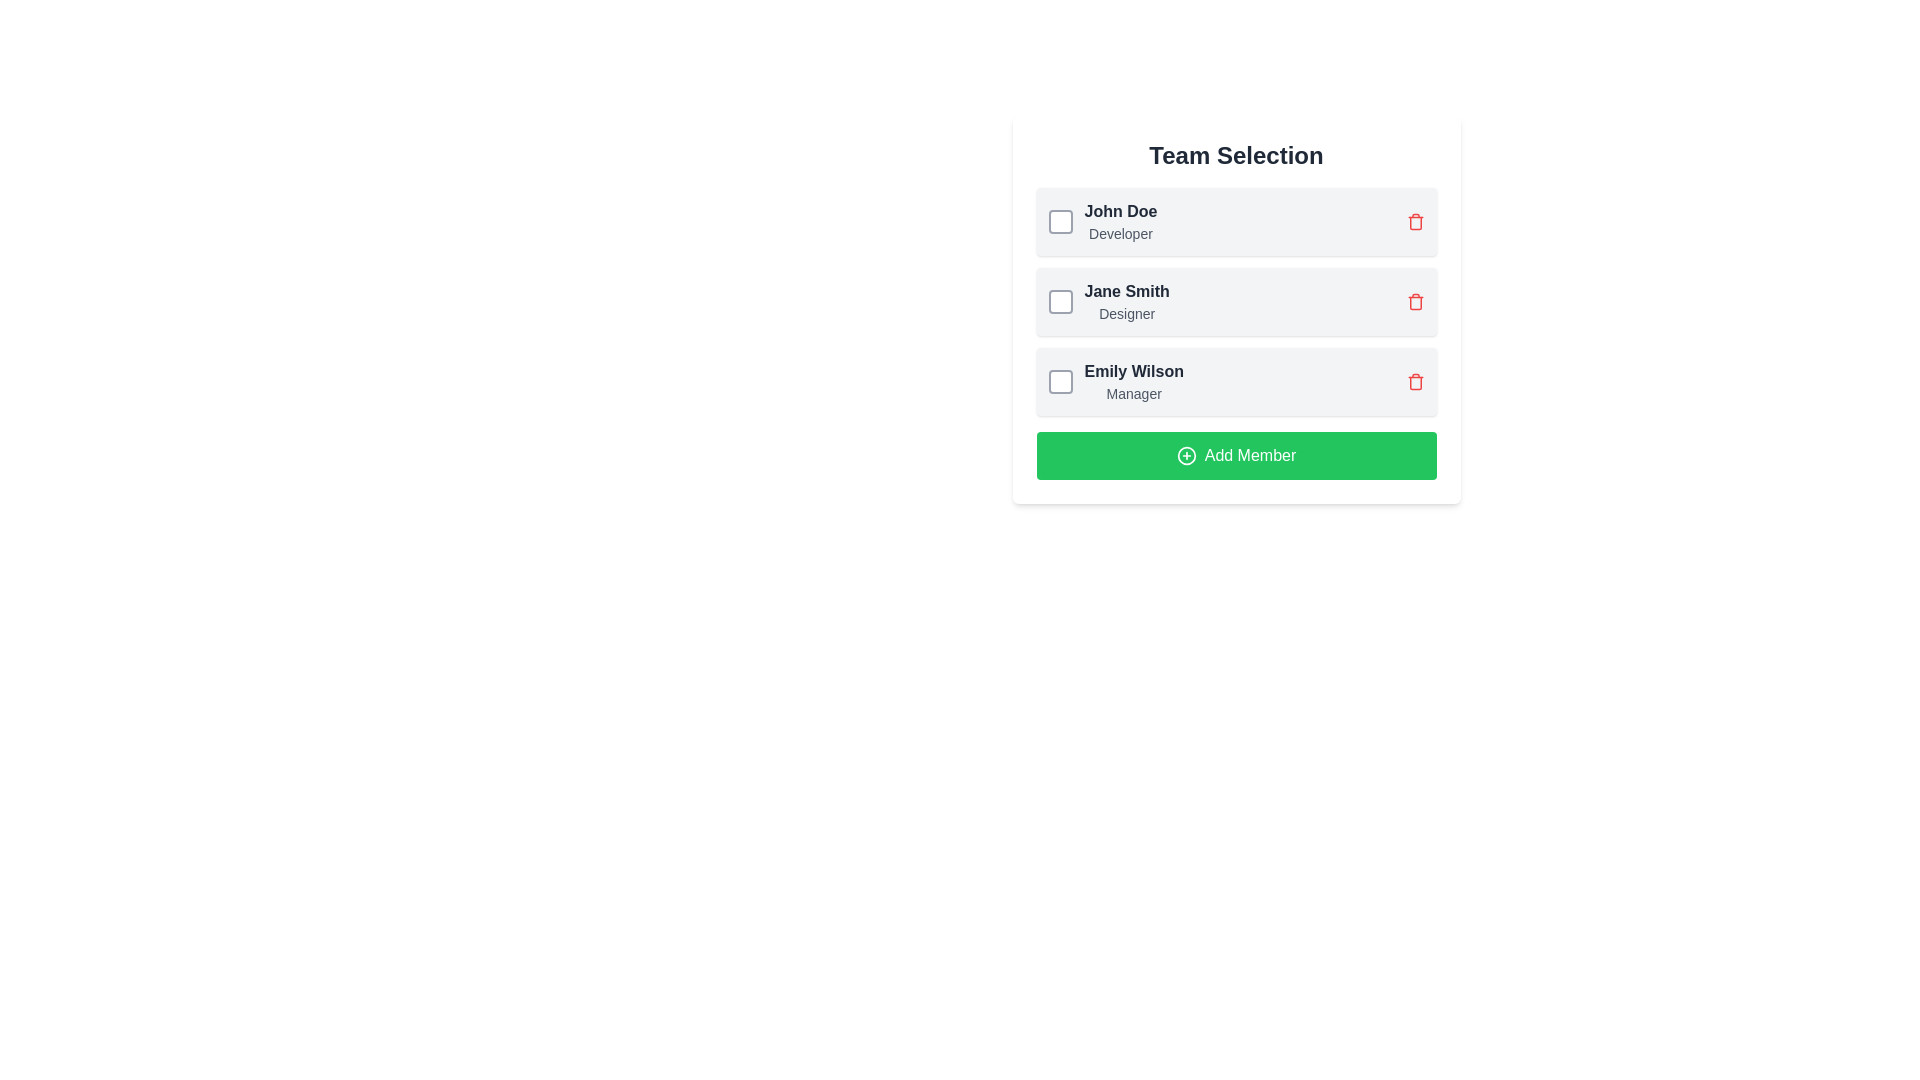 The height and width of the screenshot is (1080, 1920). I want to click on the checkbox, so click(1059, 222).